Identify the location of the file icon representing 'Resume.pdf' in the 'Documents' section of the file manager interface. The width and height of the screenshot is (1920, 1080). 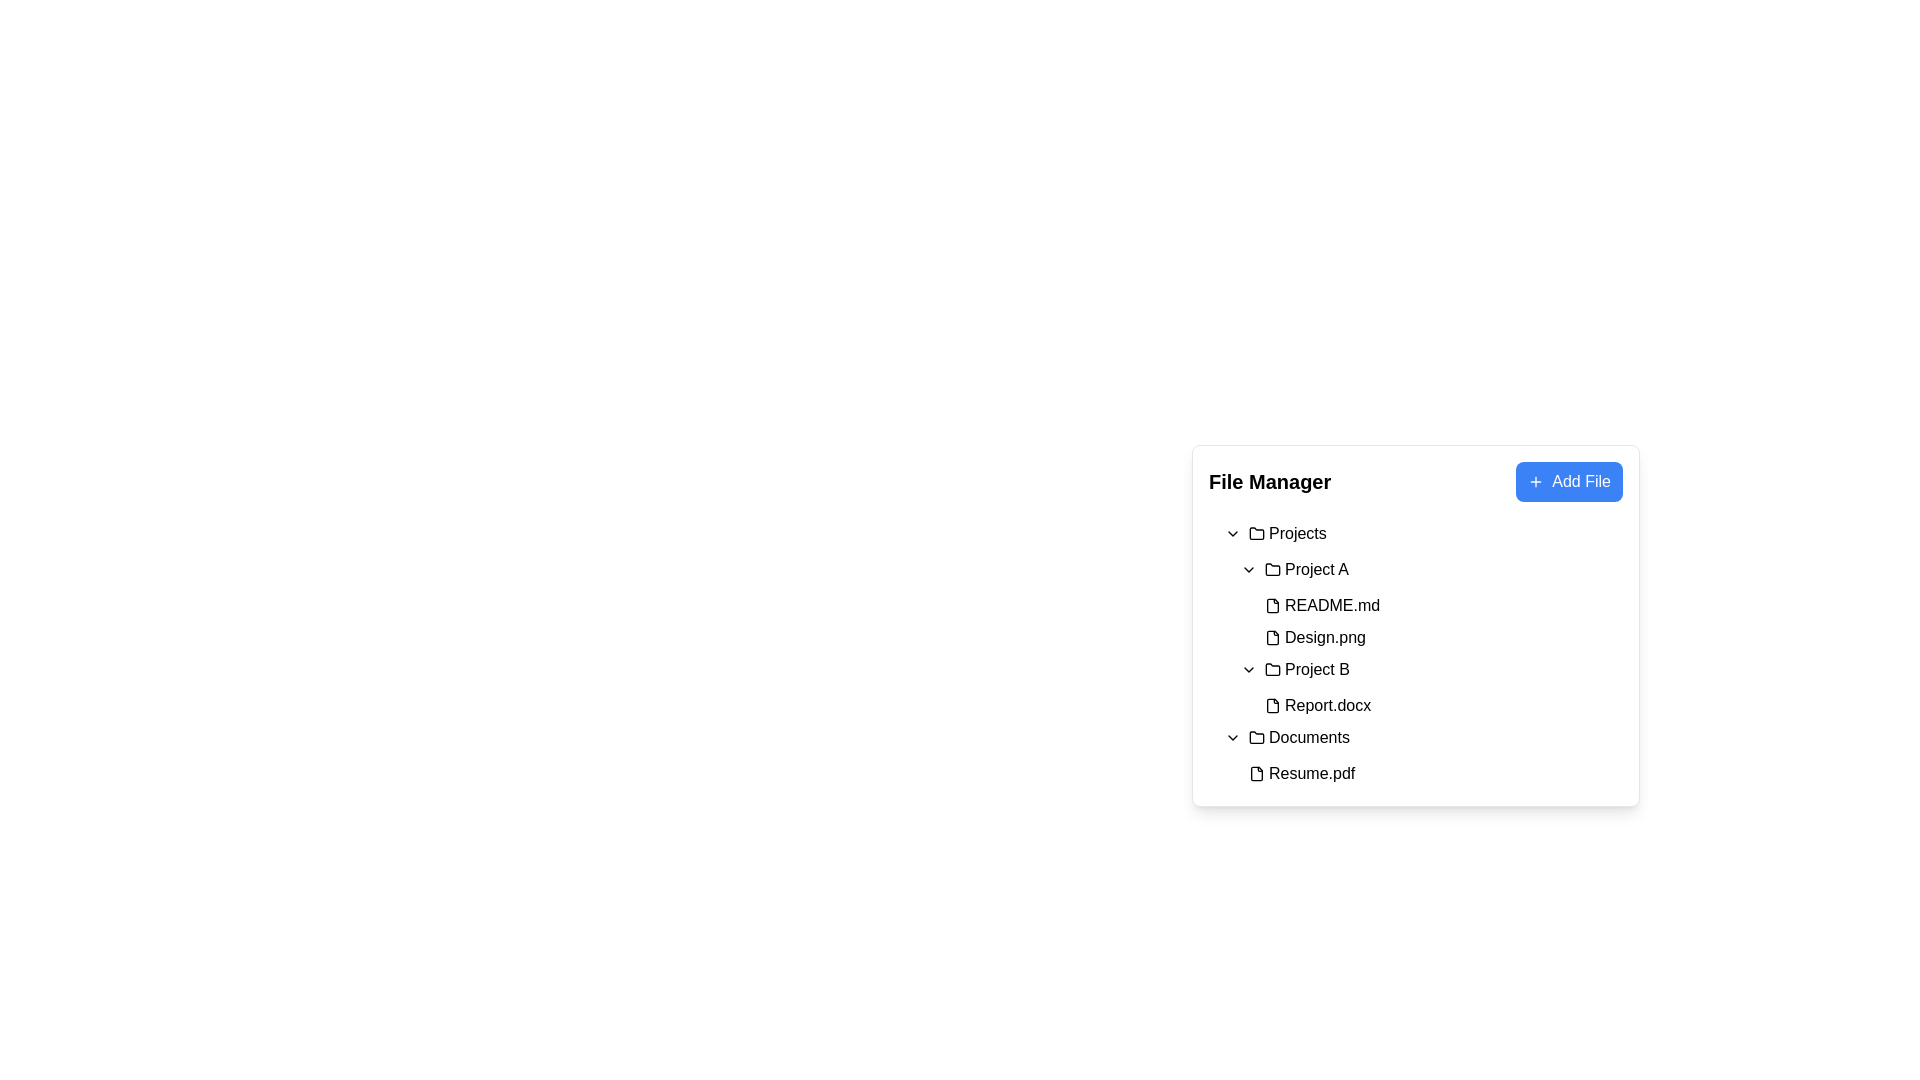
(1256, 773).